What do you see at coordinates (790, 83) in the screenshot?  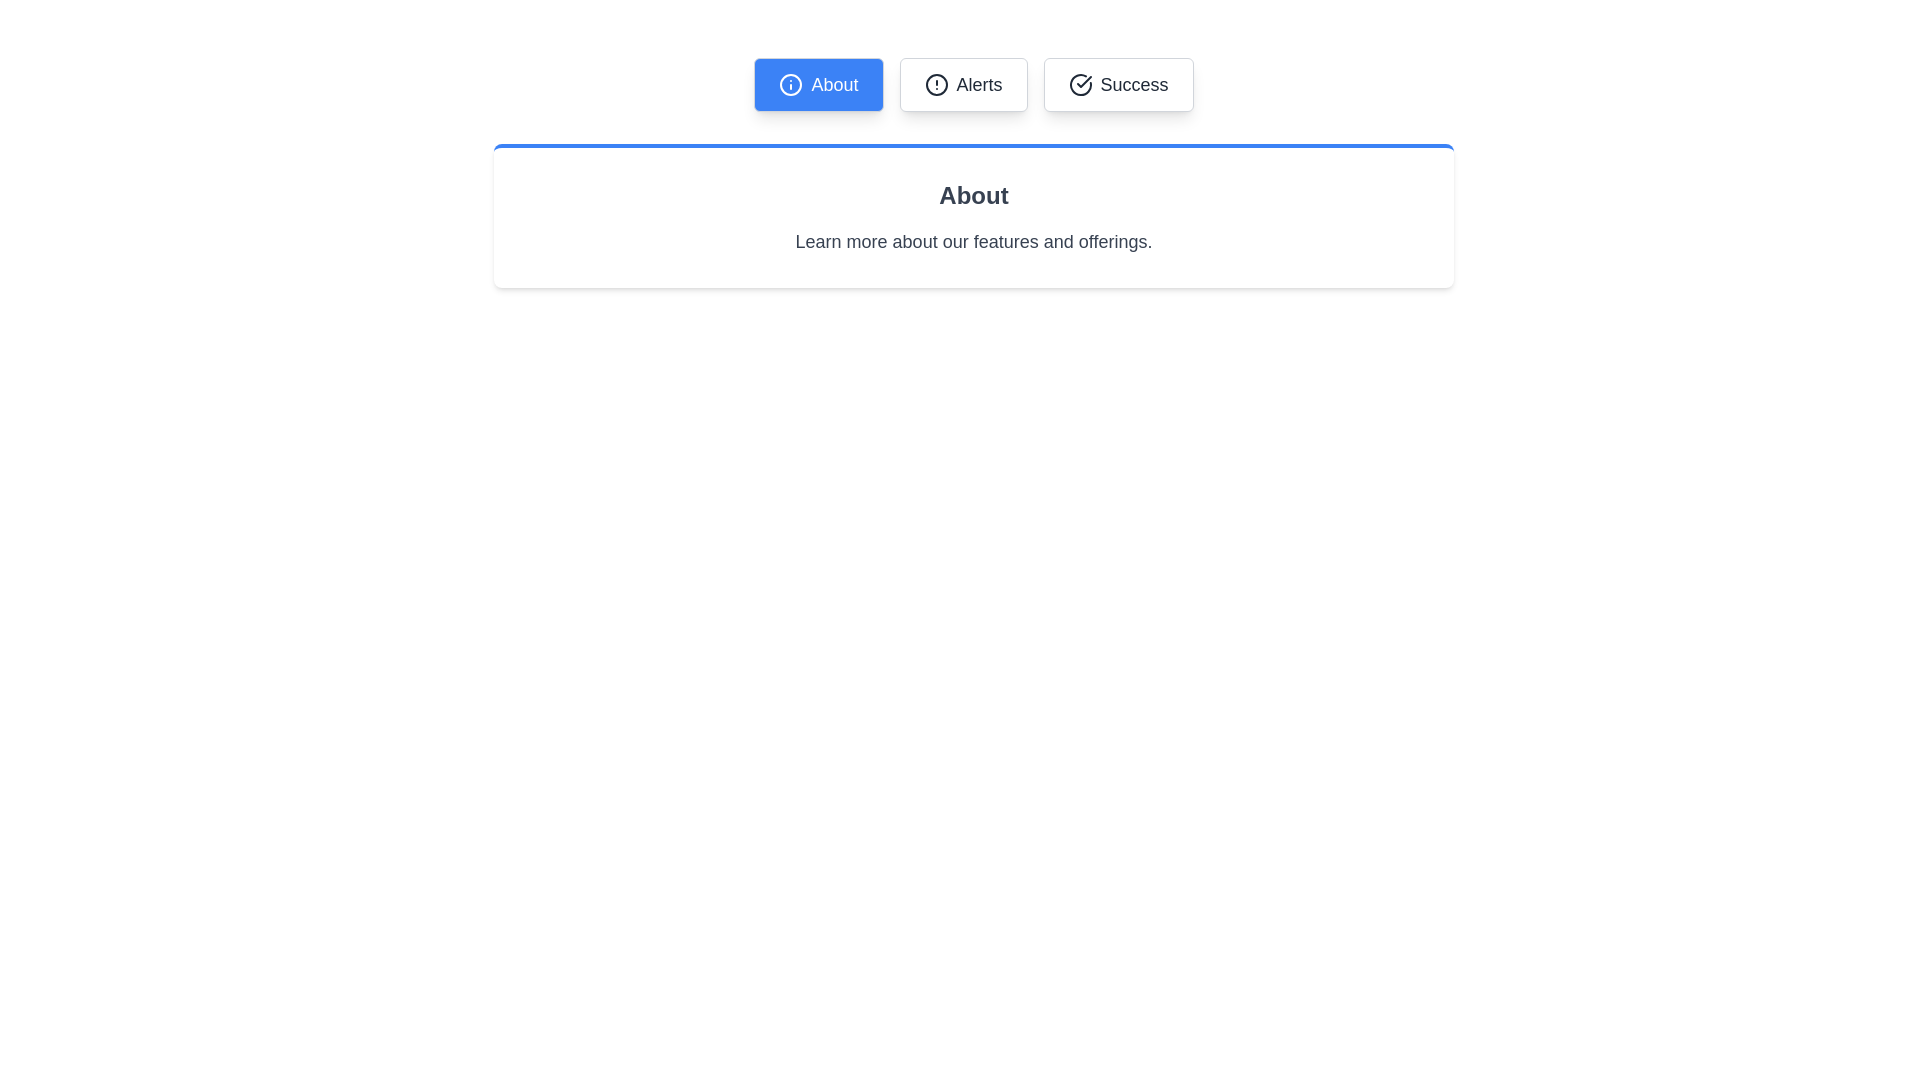 I see `the SVG circle element that serves as part of the 'About' button's icon, emphasizing its identity and importance` at bounding box center [790, 83].